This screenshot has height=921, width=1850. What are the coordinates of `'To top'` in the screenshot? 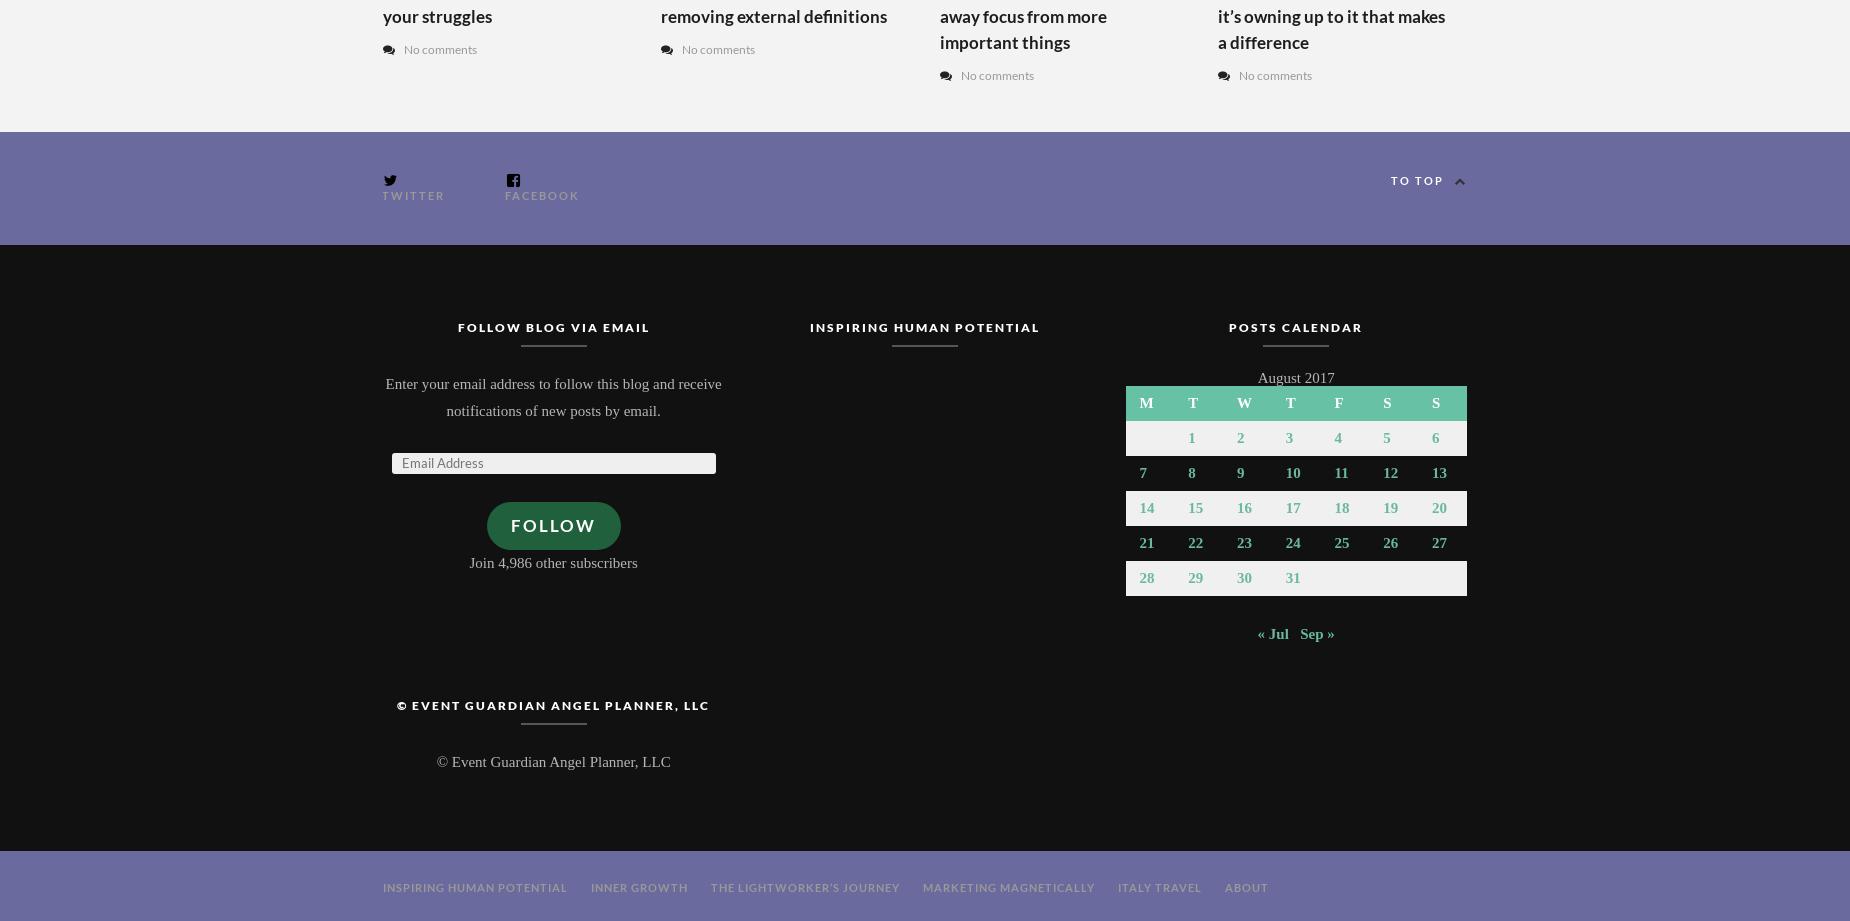 It's located at (1417, 178).